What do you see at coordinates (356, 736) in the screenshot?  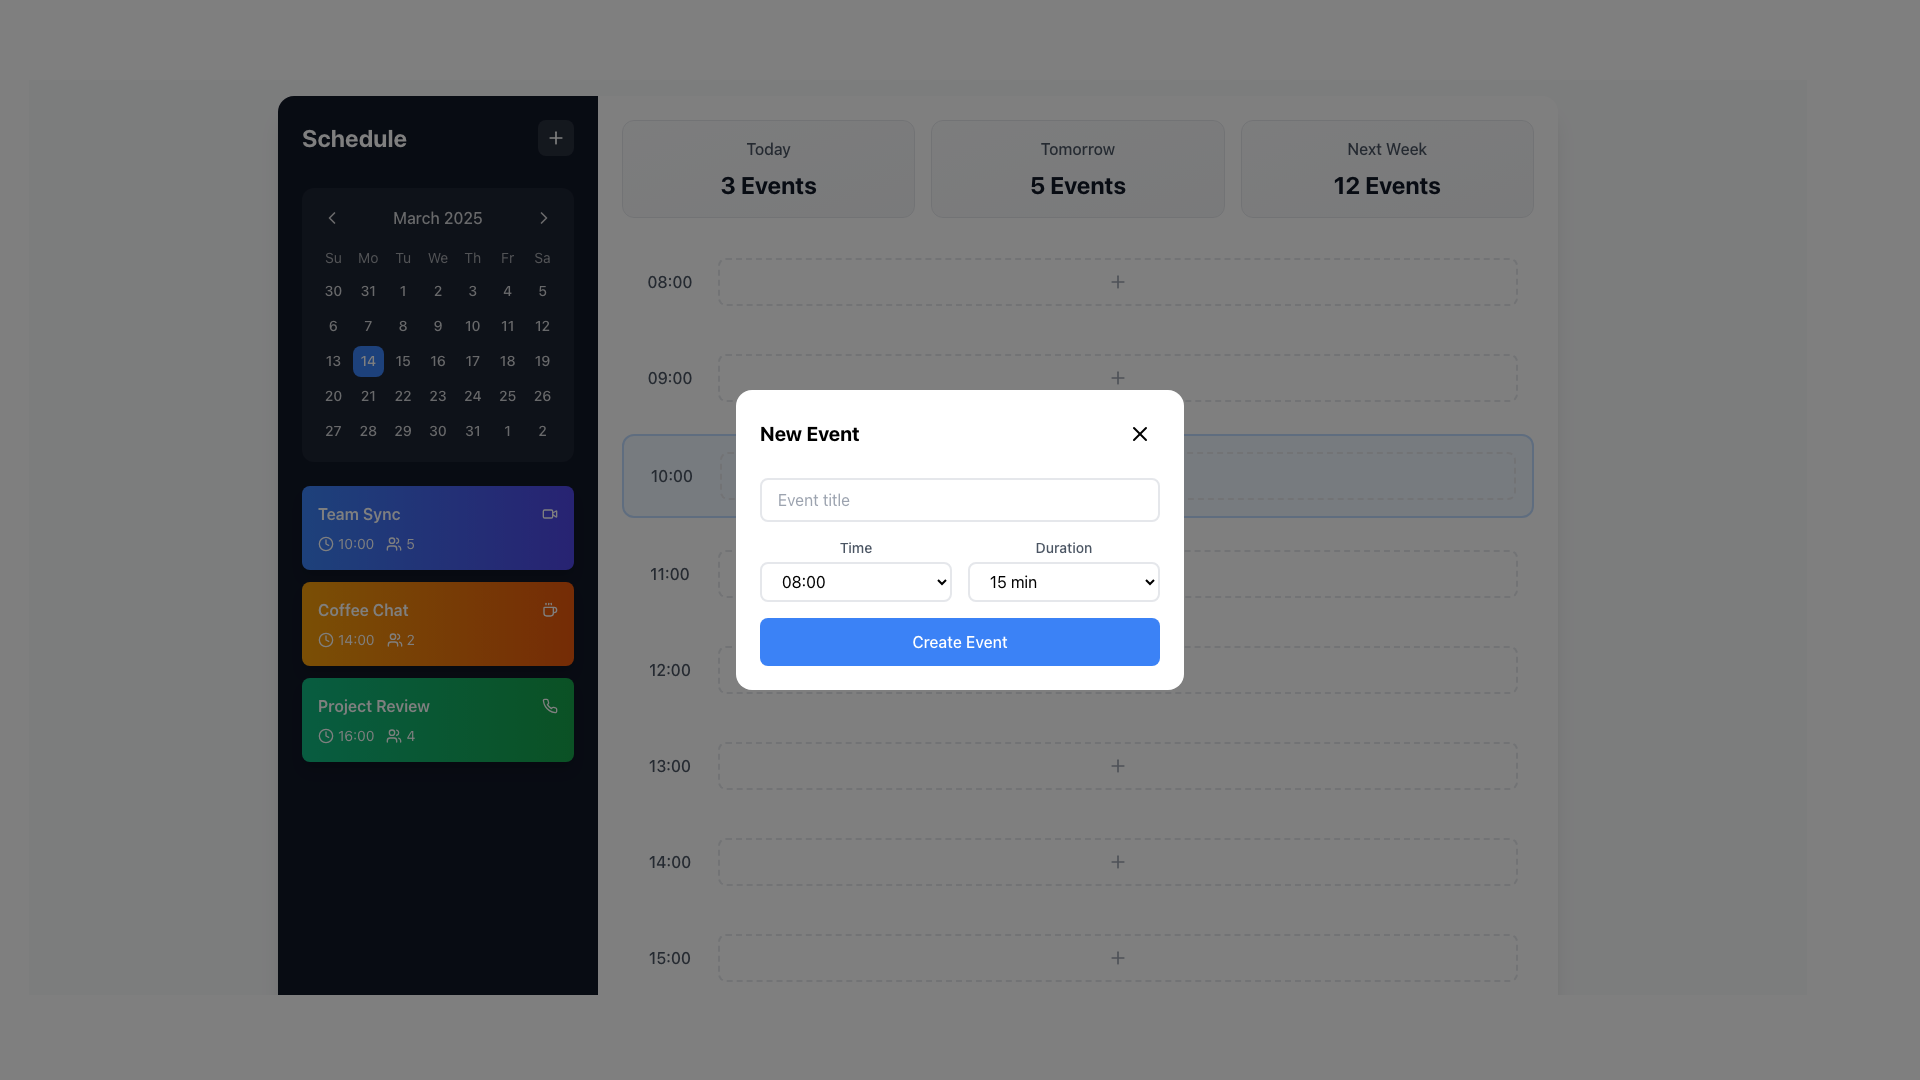 I see `the static text displaying the scheduled time of the 'Project Review' event, located in the left sidebar between the clock icon and the attendee count` at bounding box center [356, 736].